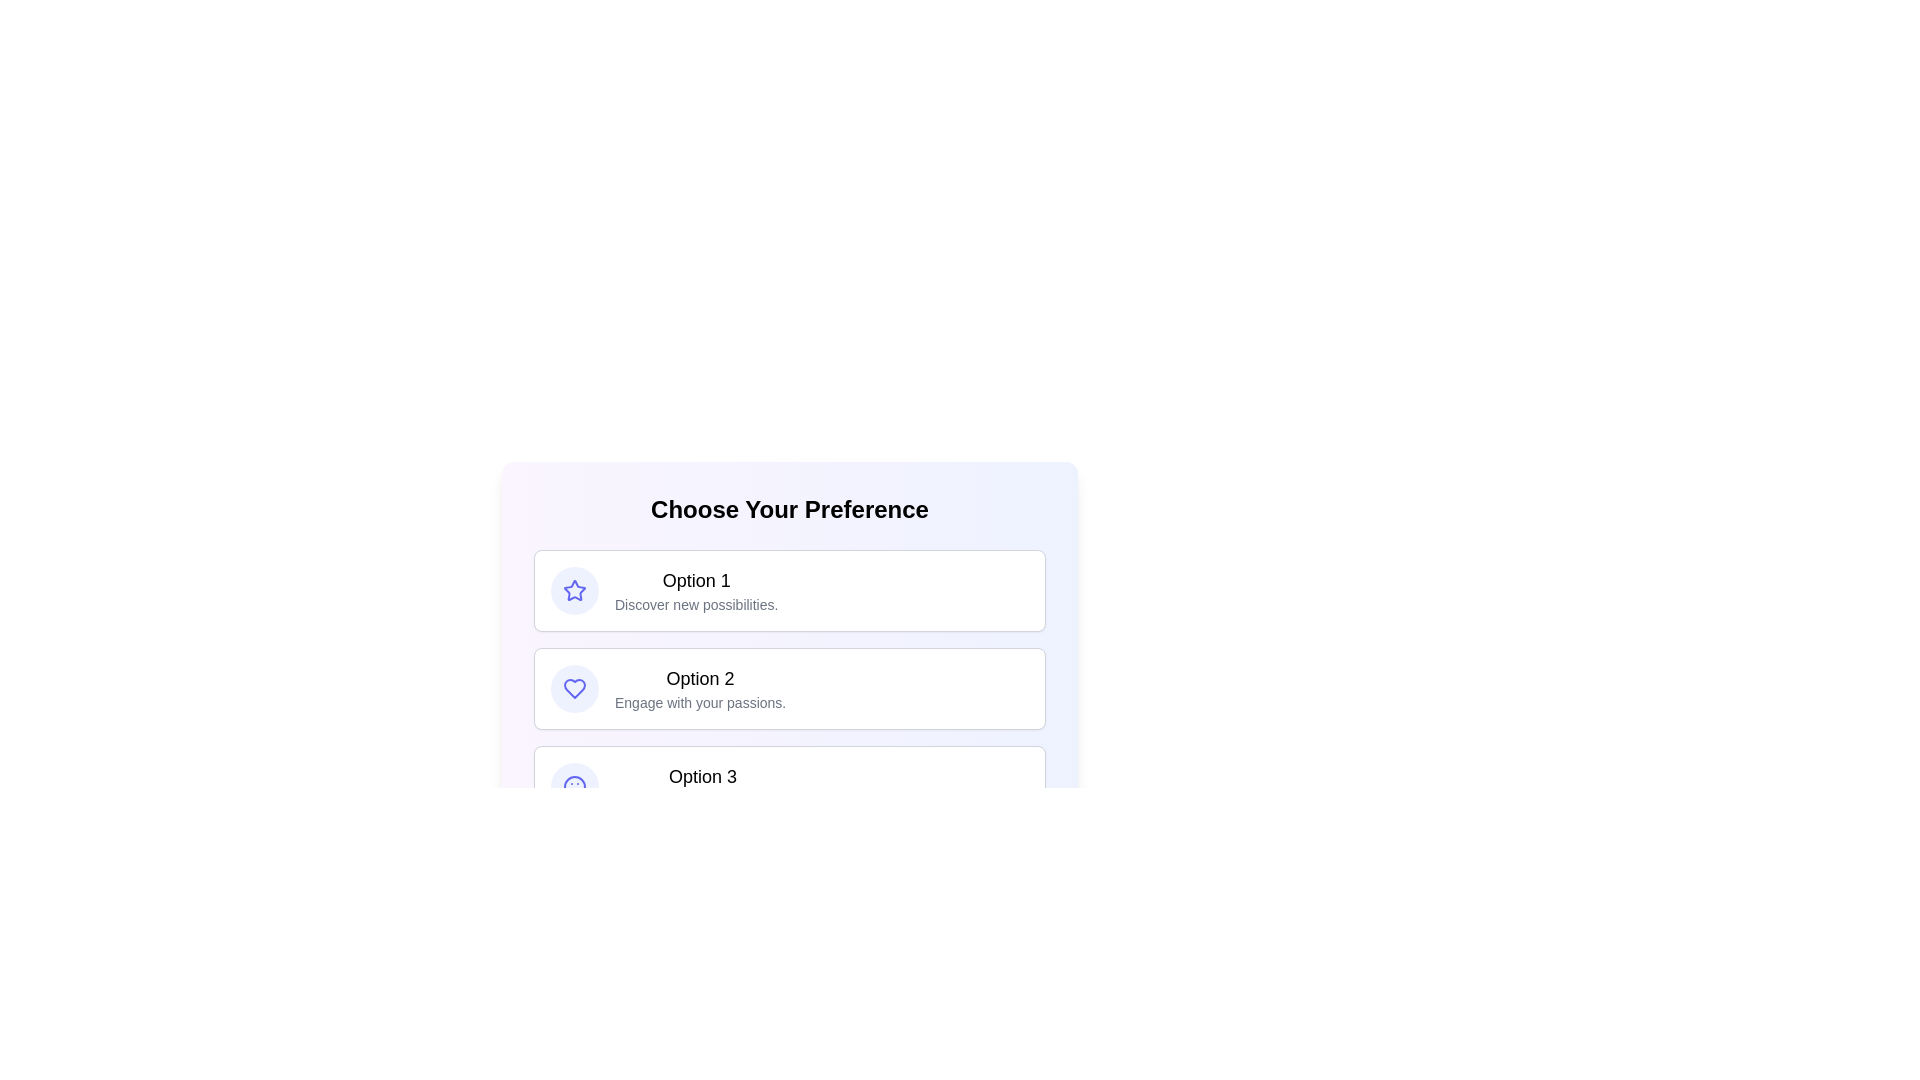 The image size is (1920, 1080). Describe the element at coordinates (700, 688) in the screenshot. I see `the text block titled 'Option 2'` at that location.